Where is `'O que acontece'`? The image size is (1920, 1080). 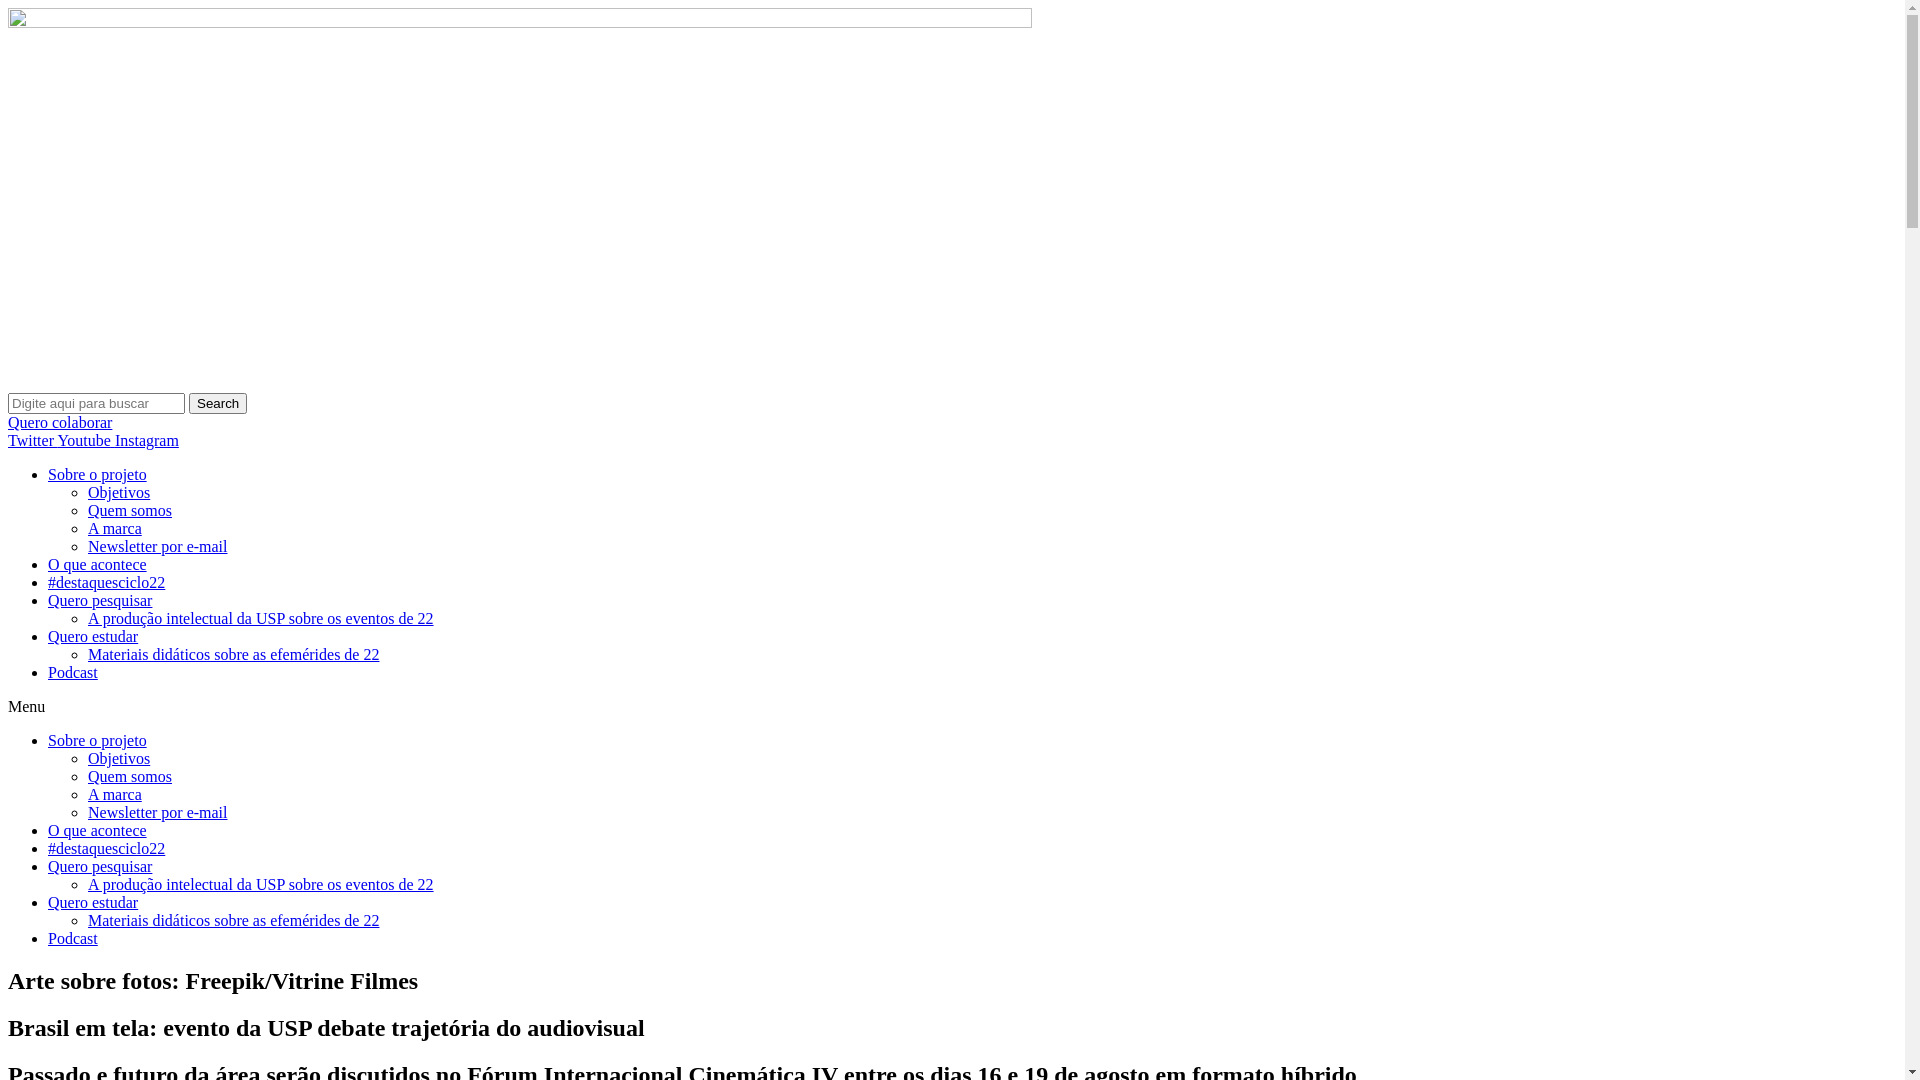
'O que acontece' is located at coordinates (96, 564).